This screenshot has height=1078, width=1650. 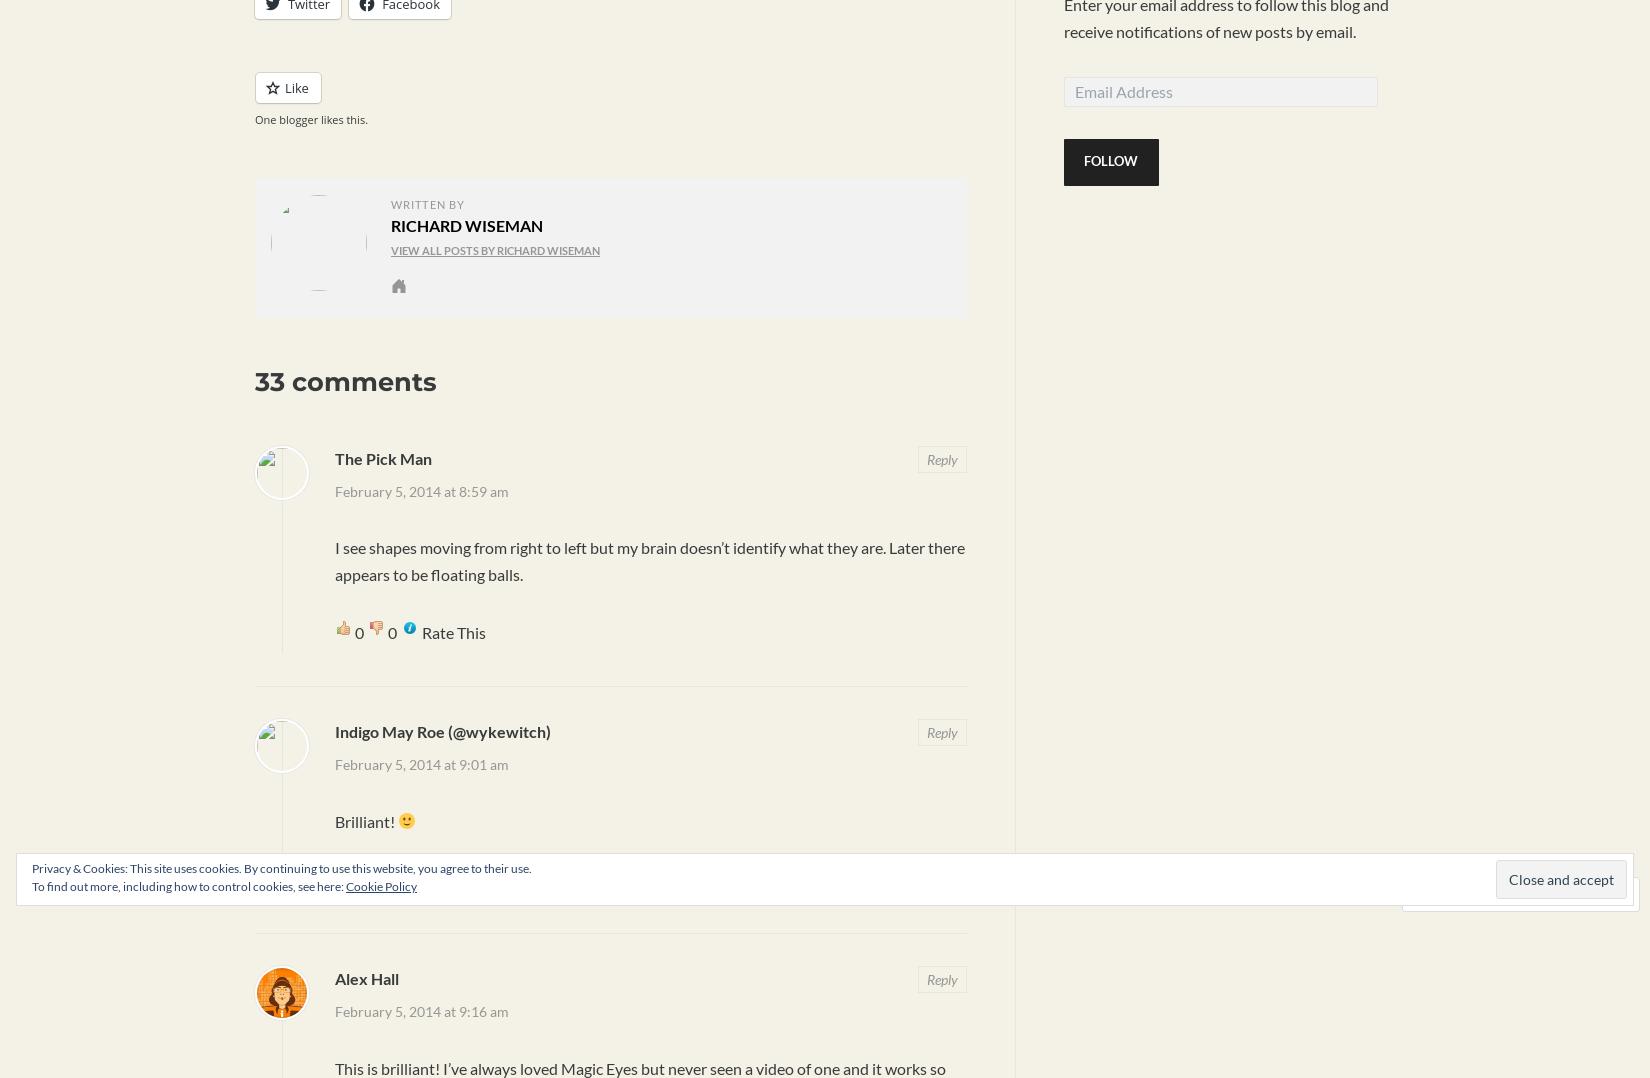 I want to click on 'Brilliant!', so click(x=366, y=820).